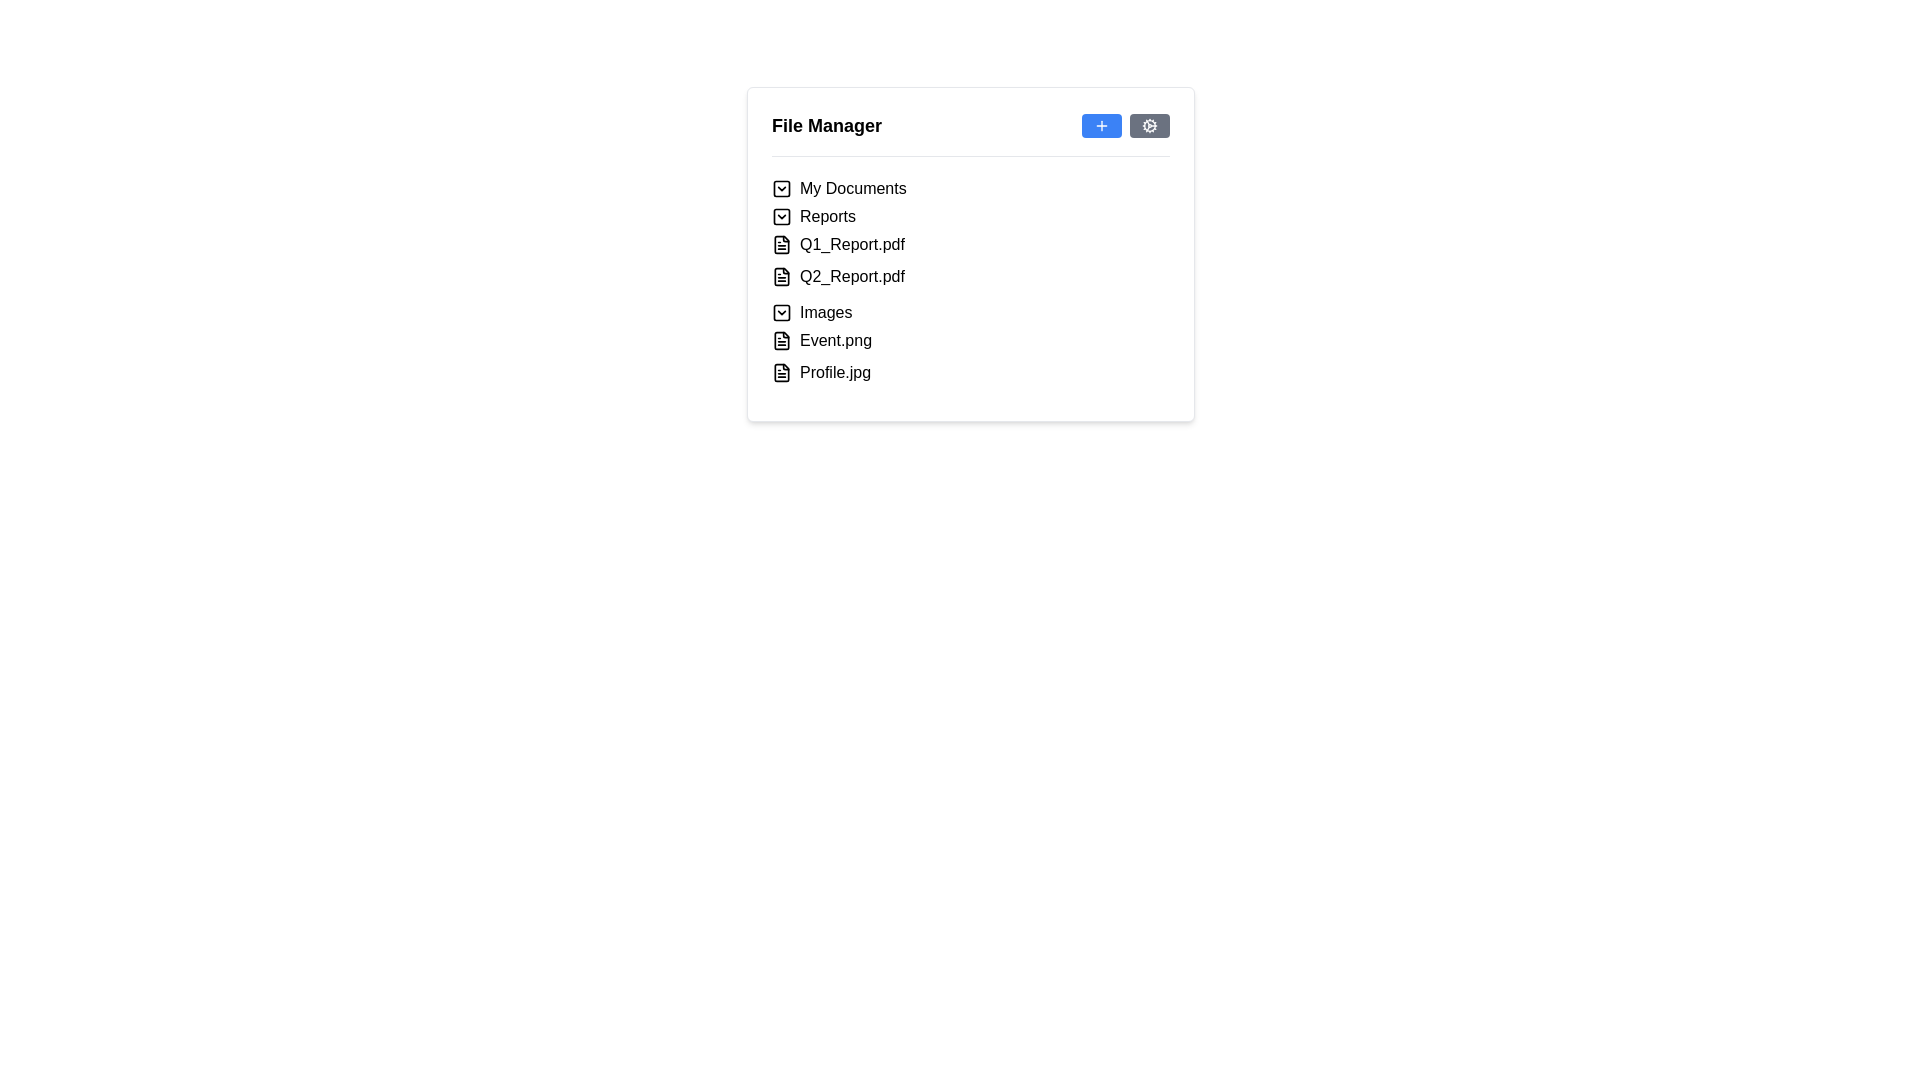 The height and width of the screenshot is (1080, 1920). What do you see at coordinates (970, 189) in the screenshot?
I see `the 'My Documents' collapsible folder item, which is the first item in the hierarchical list of the 'File Manager' component` at bounding box center [970, 189].